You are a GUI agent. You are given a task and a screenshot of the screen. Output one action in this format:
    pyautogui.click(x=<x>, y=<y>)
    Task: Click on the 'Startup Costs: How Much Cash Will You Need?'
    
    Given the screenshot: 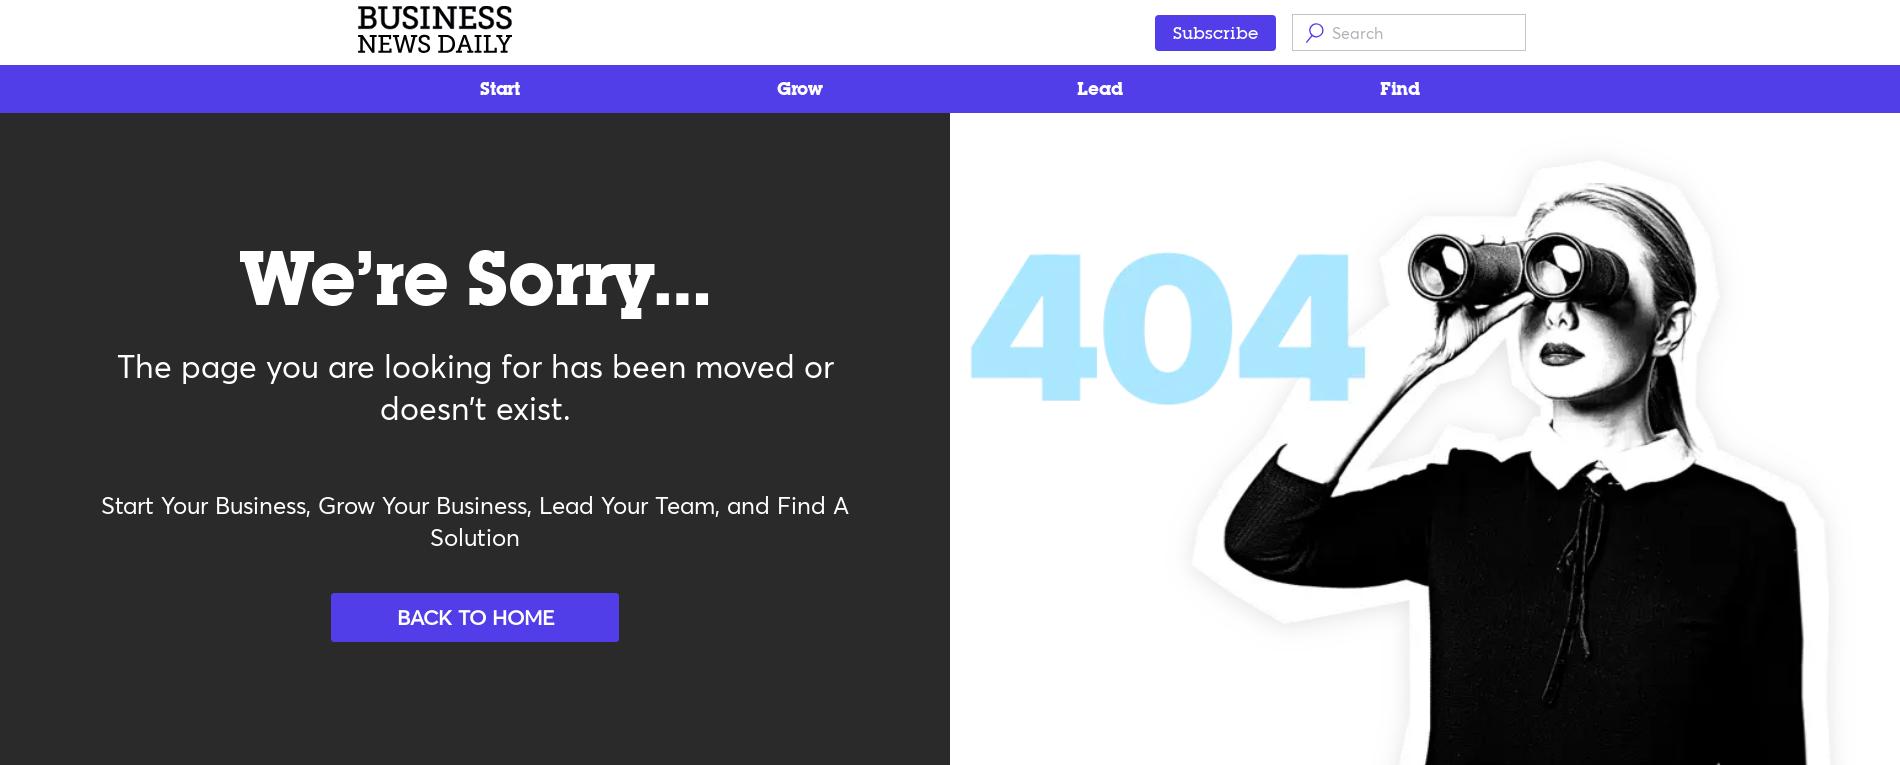 What is the action you would take?
    pyautogui.click(x=353, y=235)
    